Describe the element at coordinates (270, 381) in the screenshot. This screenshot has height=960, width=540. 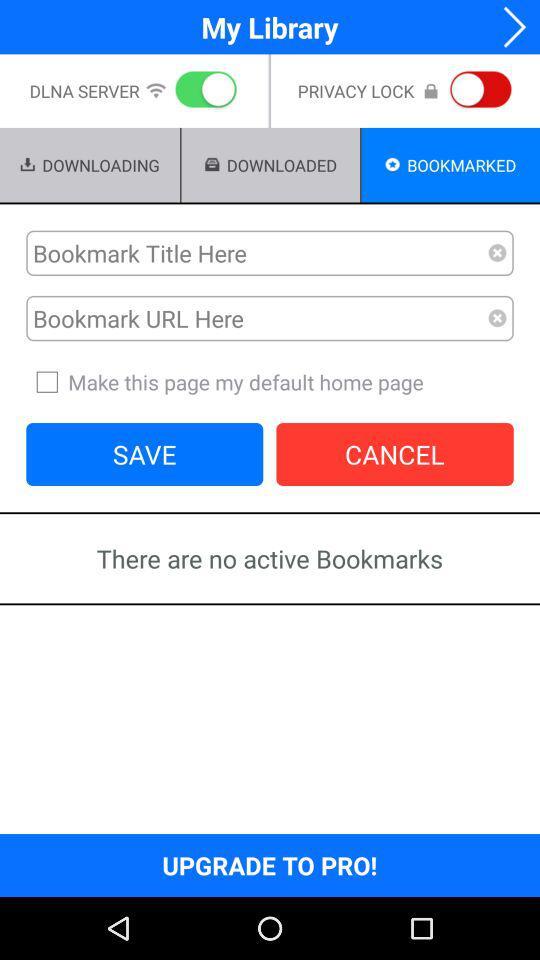
I see `the make this page icon` at that location.